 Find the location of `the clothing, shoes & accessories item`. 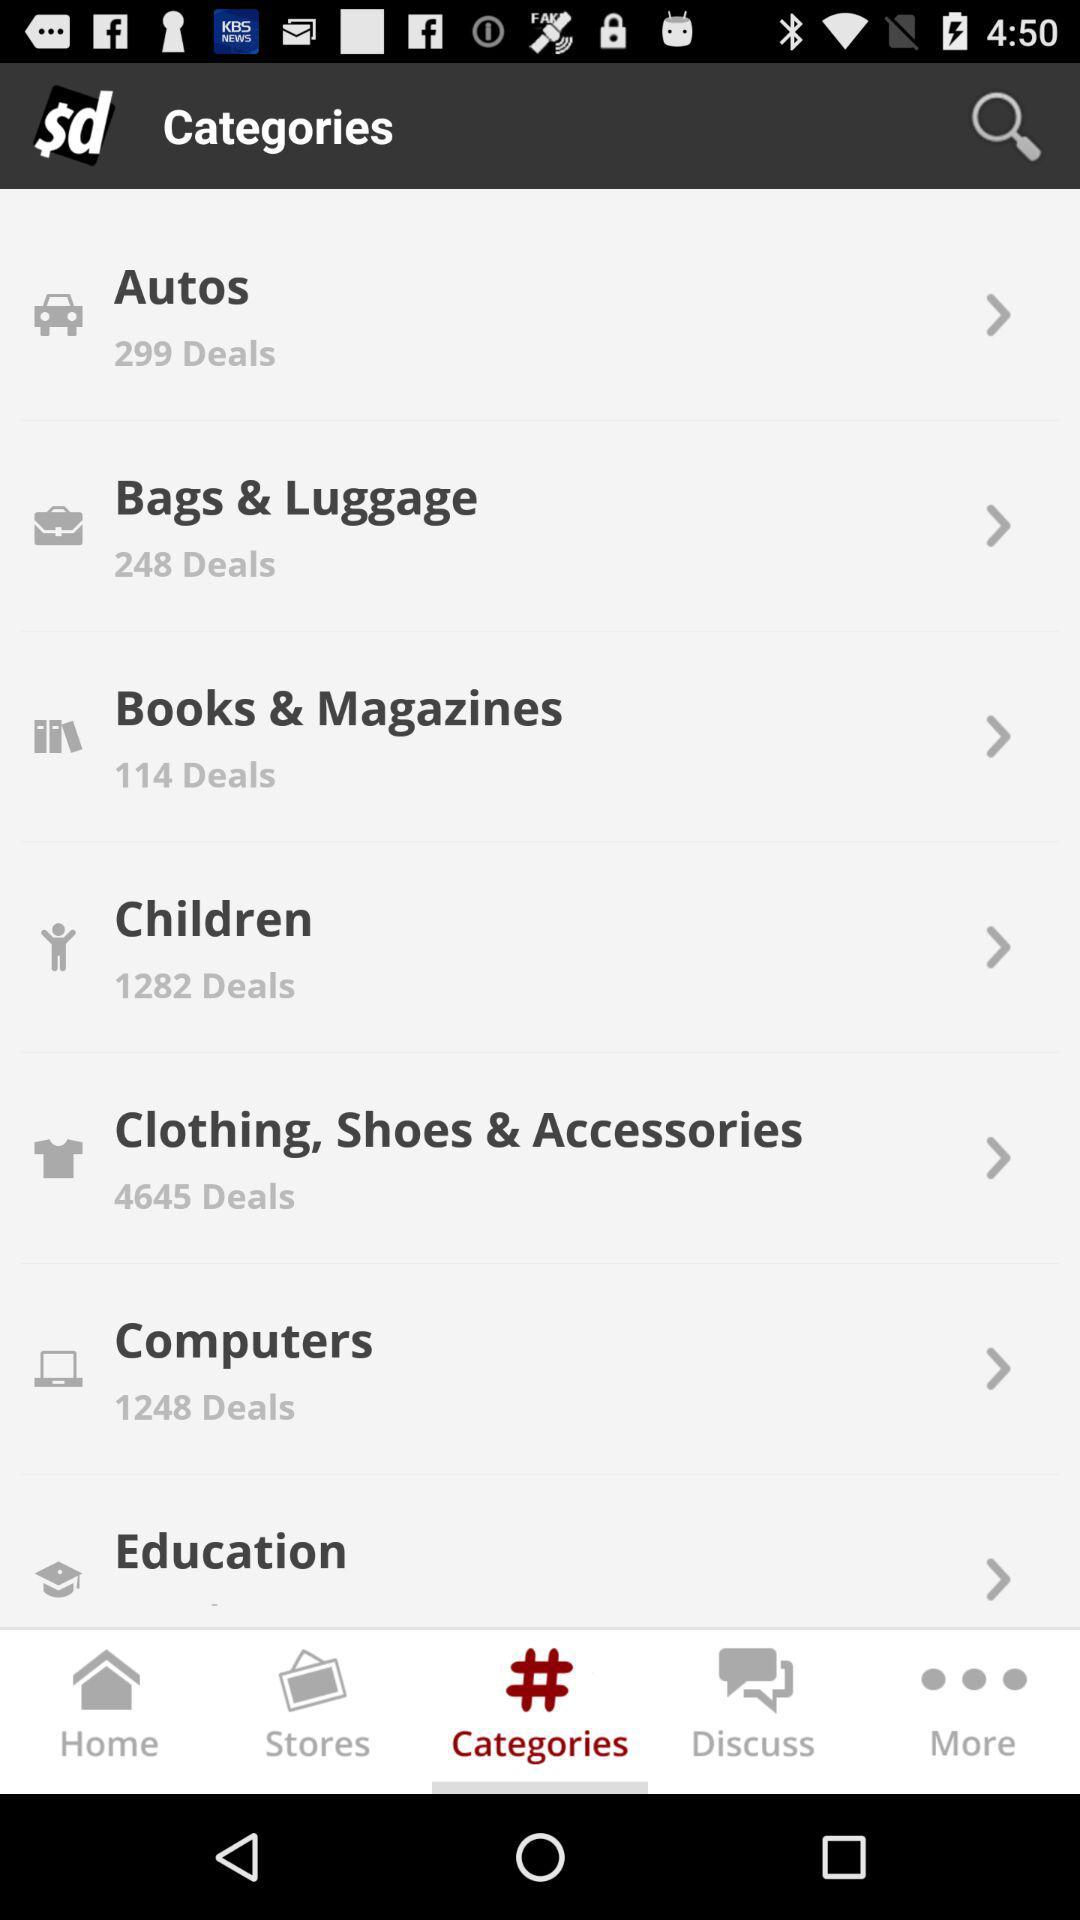

the clothing, shoes & accessories item is located at coordinates (458, 1128).